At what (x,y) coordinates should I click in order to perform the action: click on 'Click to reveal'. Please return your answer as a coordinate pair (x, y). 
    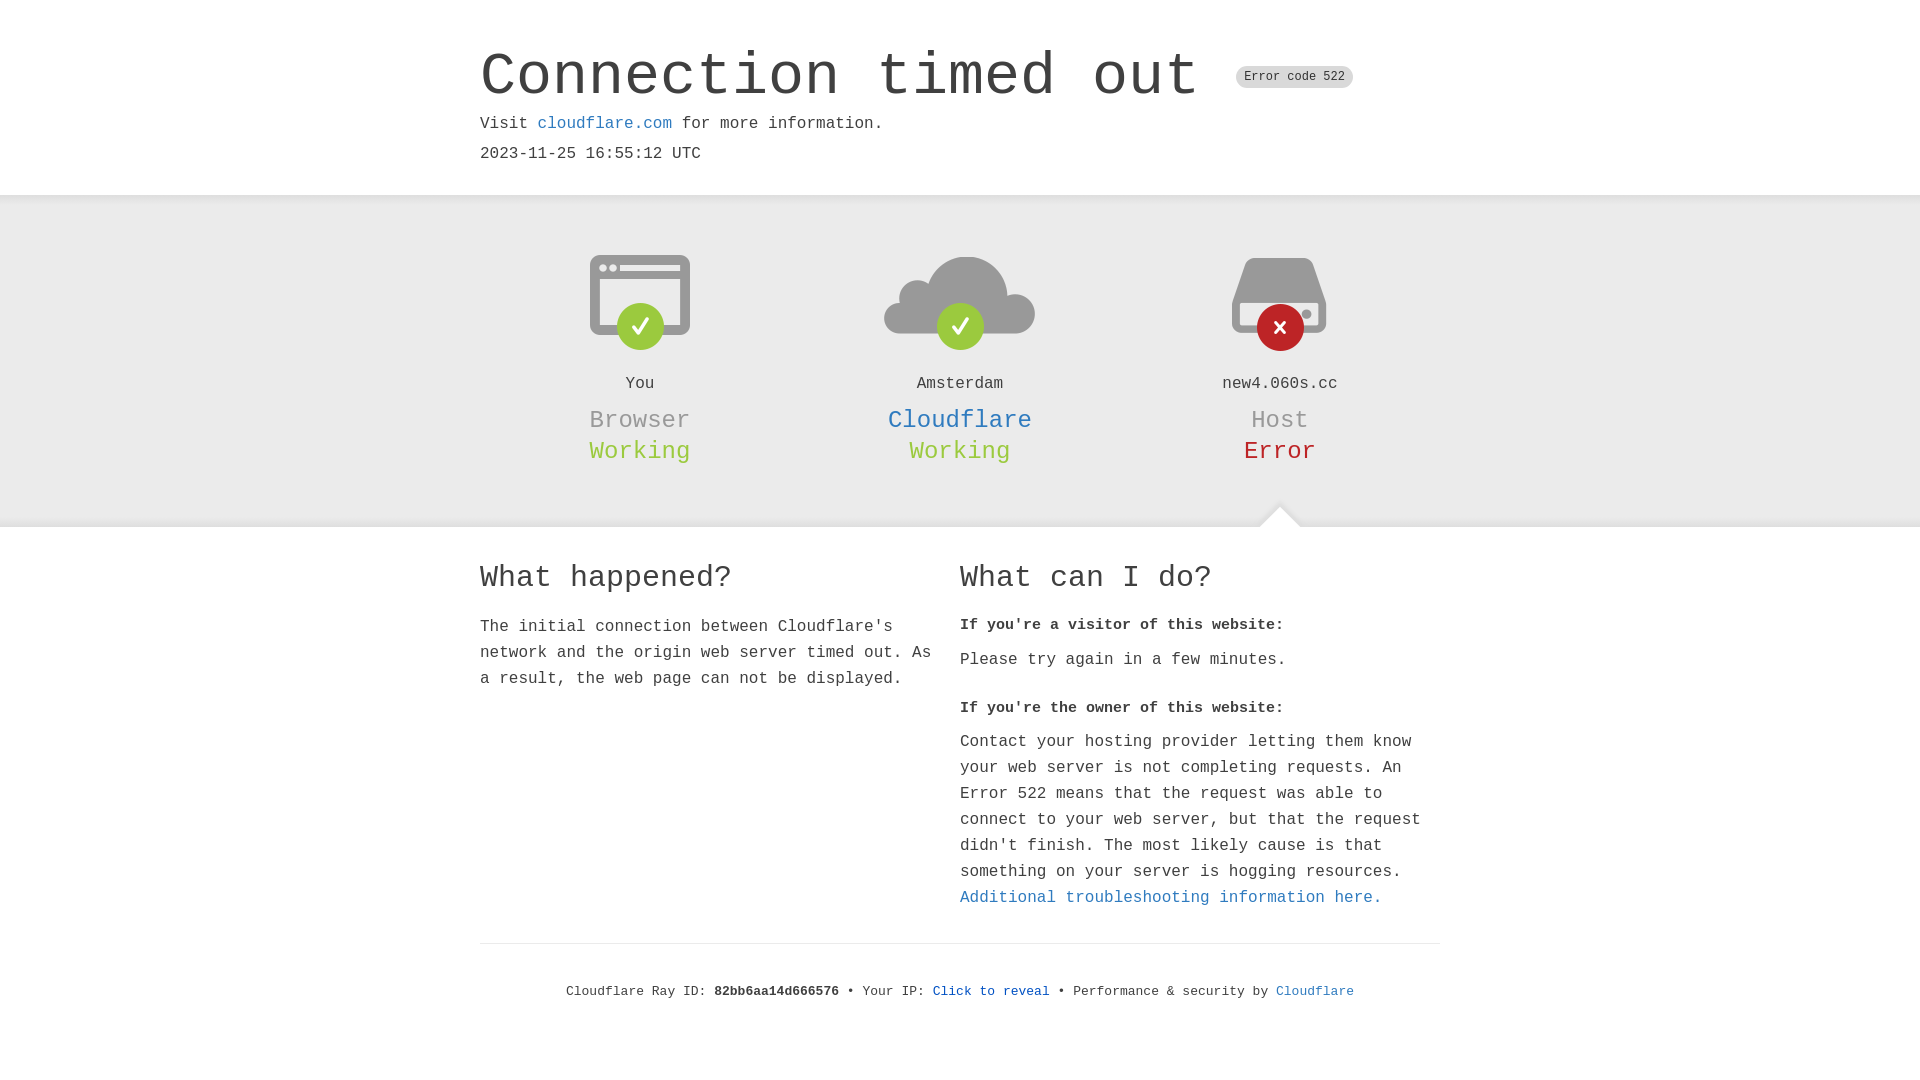
    Looking at the image, I should click on (991, 991).